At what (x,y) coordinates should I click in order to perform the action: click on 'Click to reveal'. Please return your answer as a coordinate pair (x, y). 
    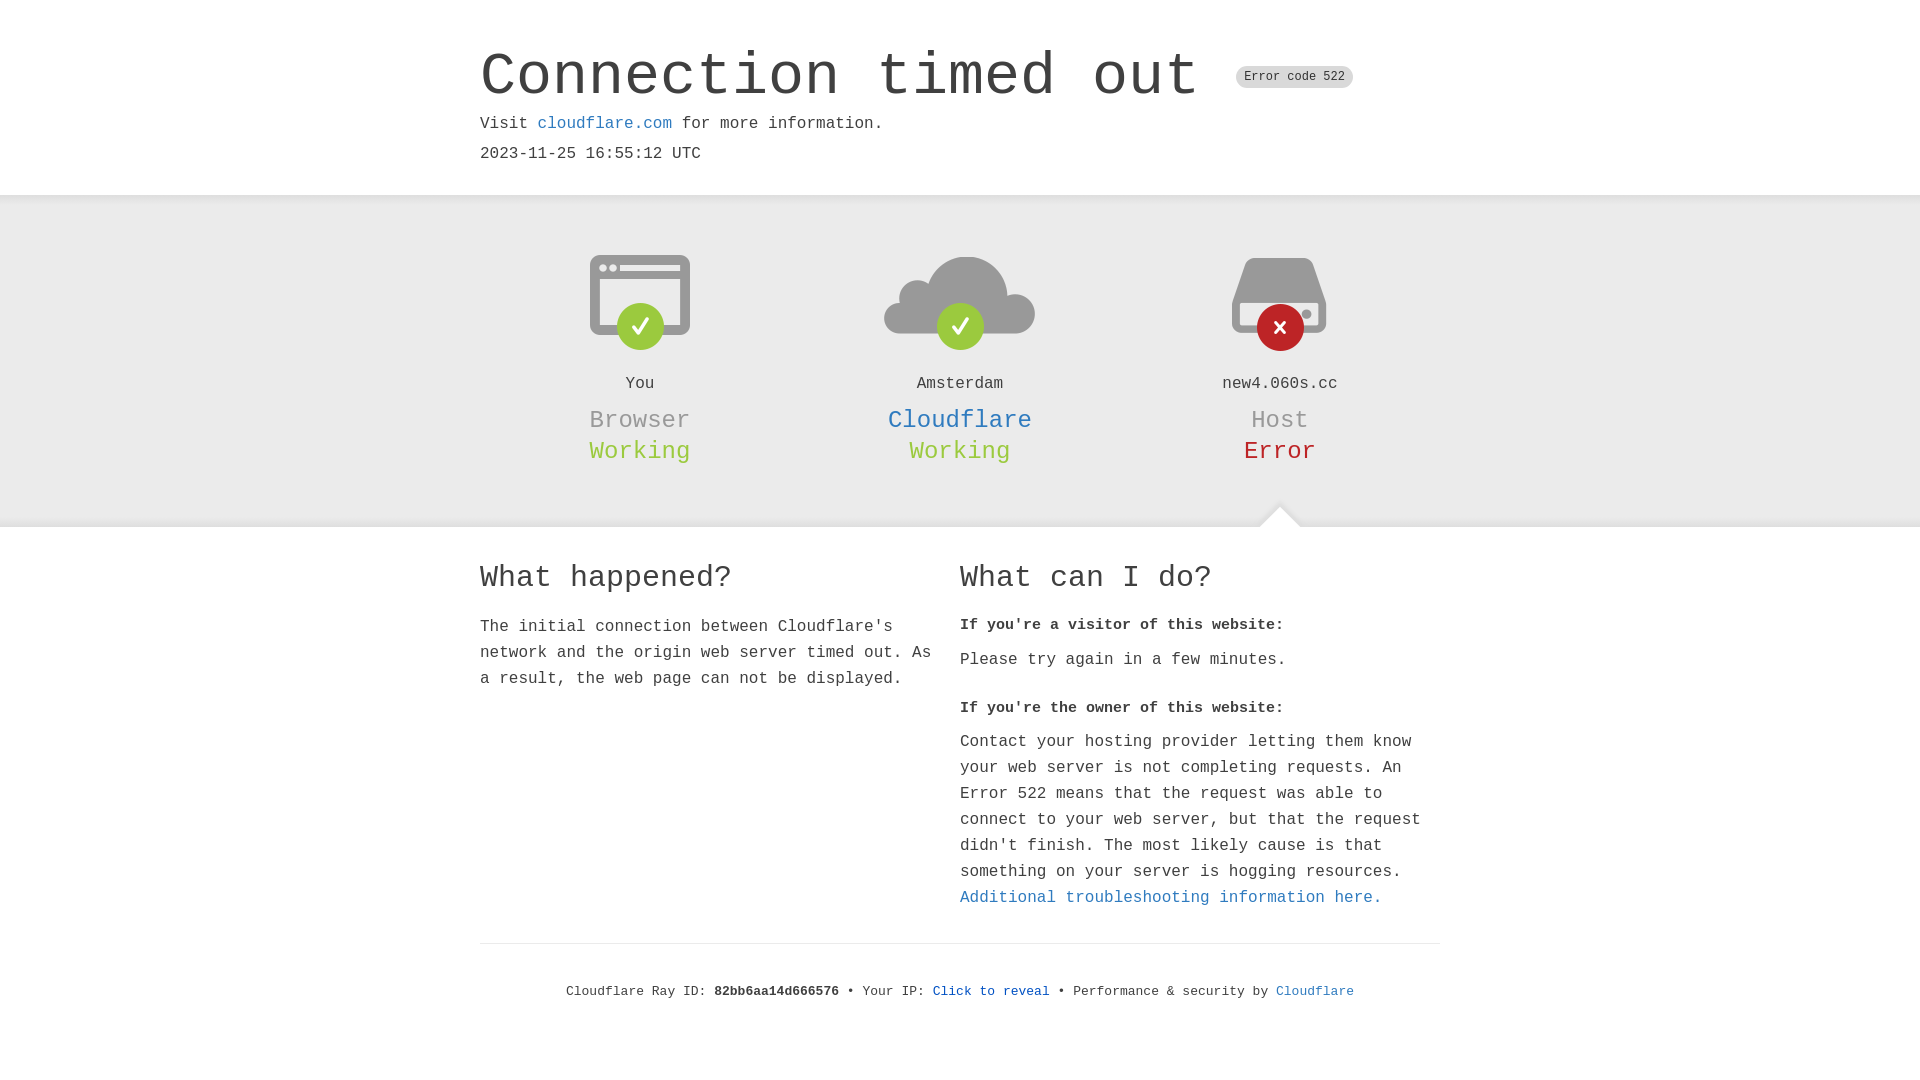
    Looking at the image, I should click on (991, 991).